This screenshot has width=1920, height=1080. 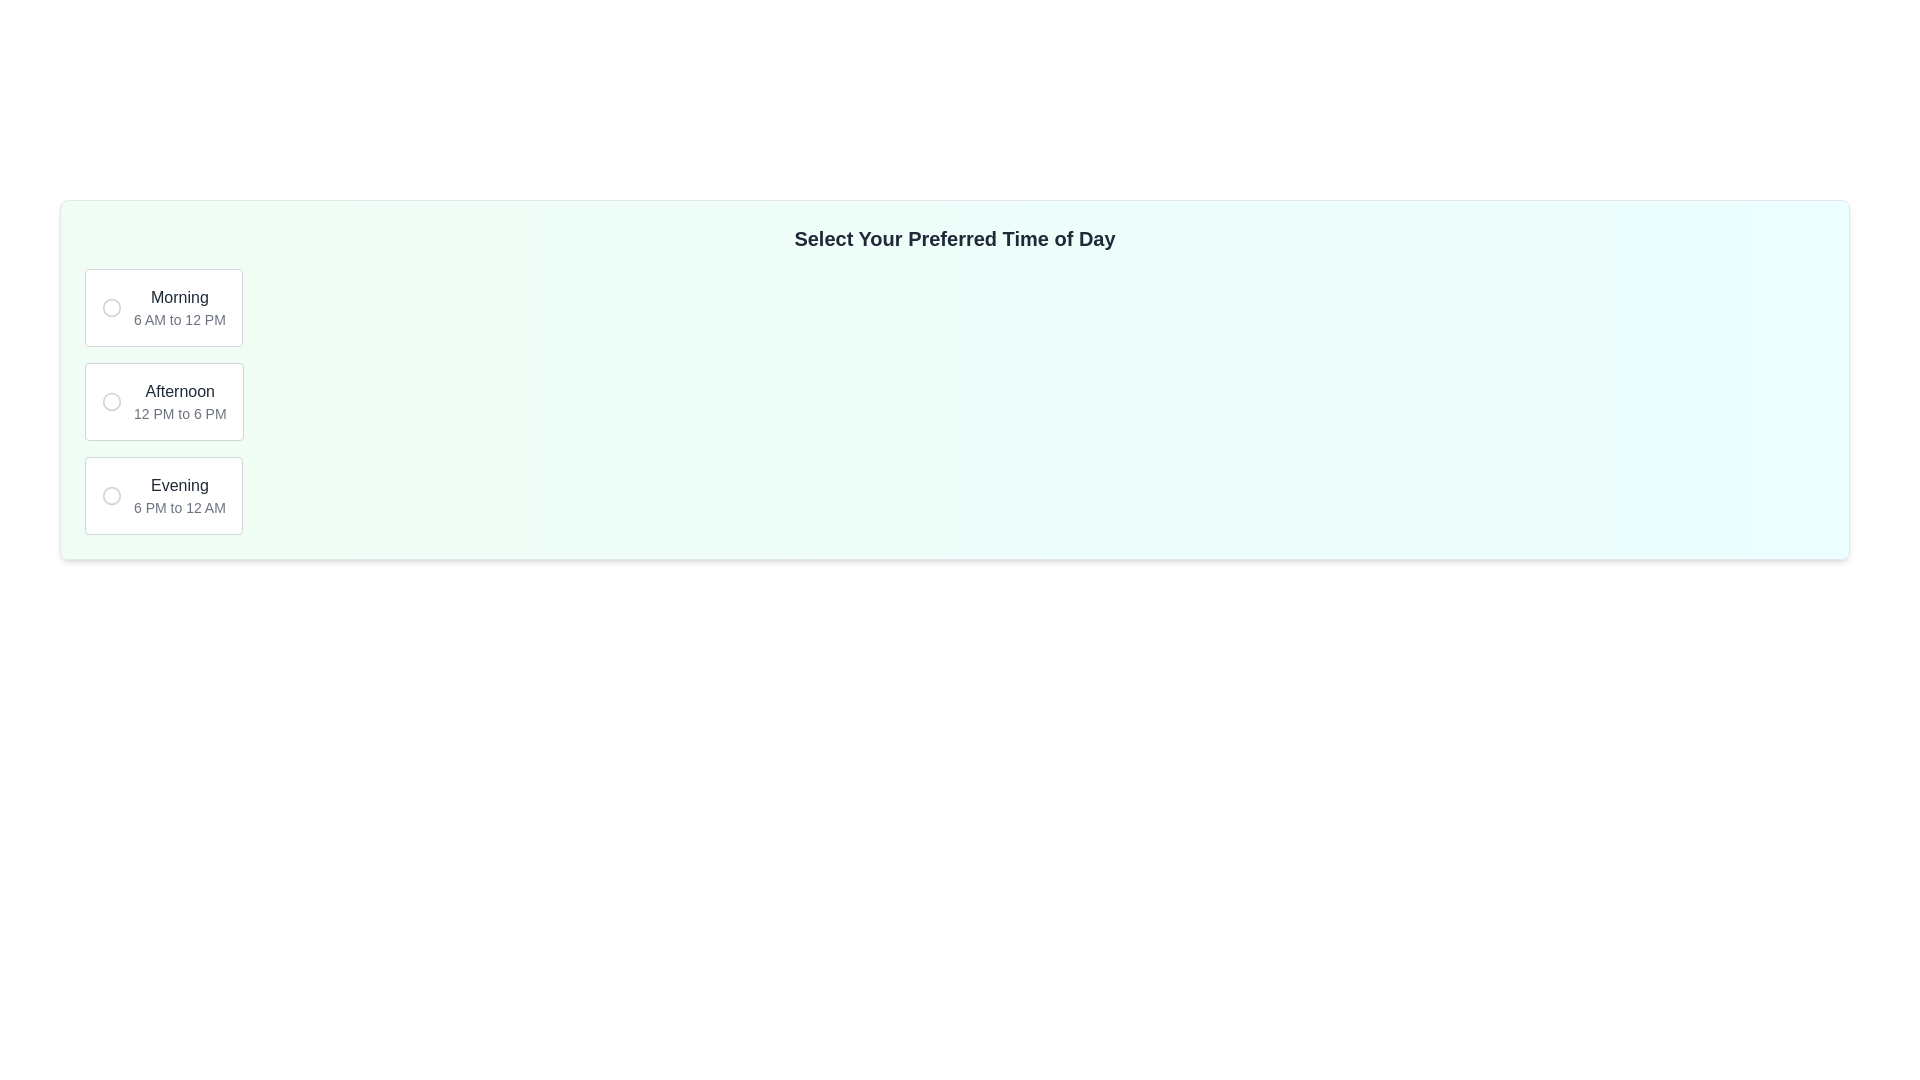 I want to click on the 'Morning 6 AM to 12 PM' radiobutton under the 'Select Your Preferred Time of Day' heading and select it using the space or enter key, so click(x=163, y=308).